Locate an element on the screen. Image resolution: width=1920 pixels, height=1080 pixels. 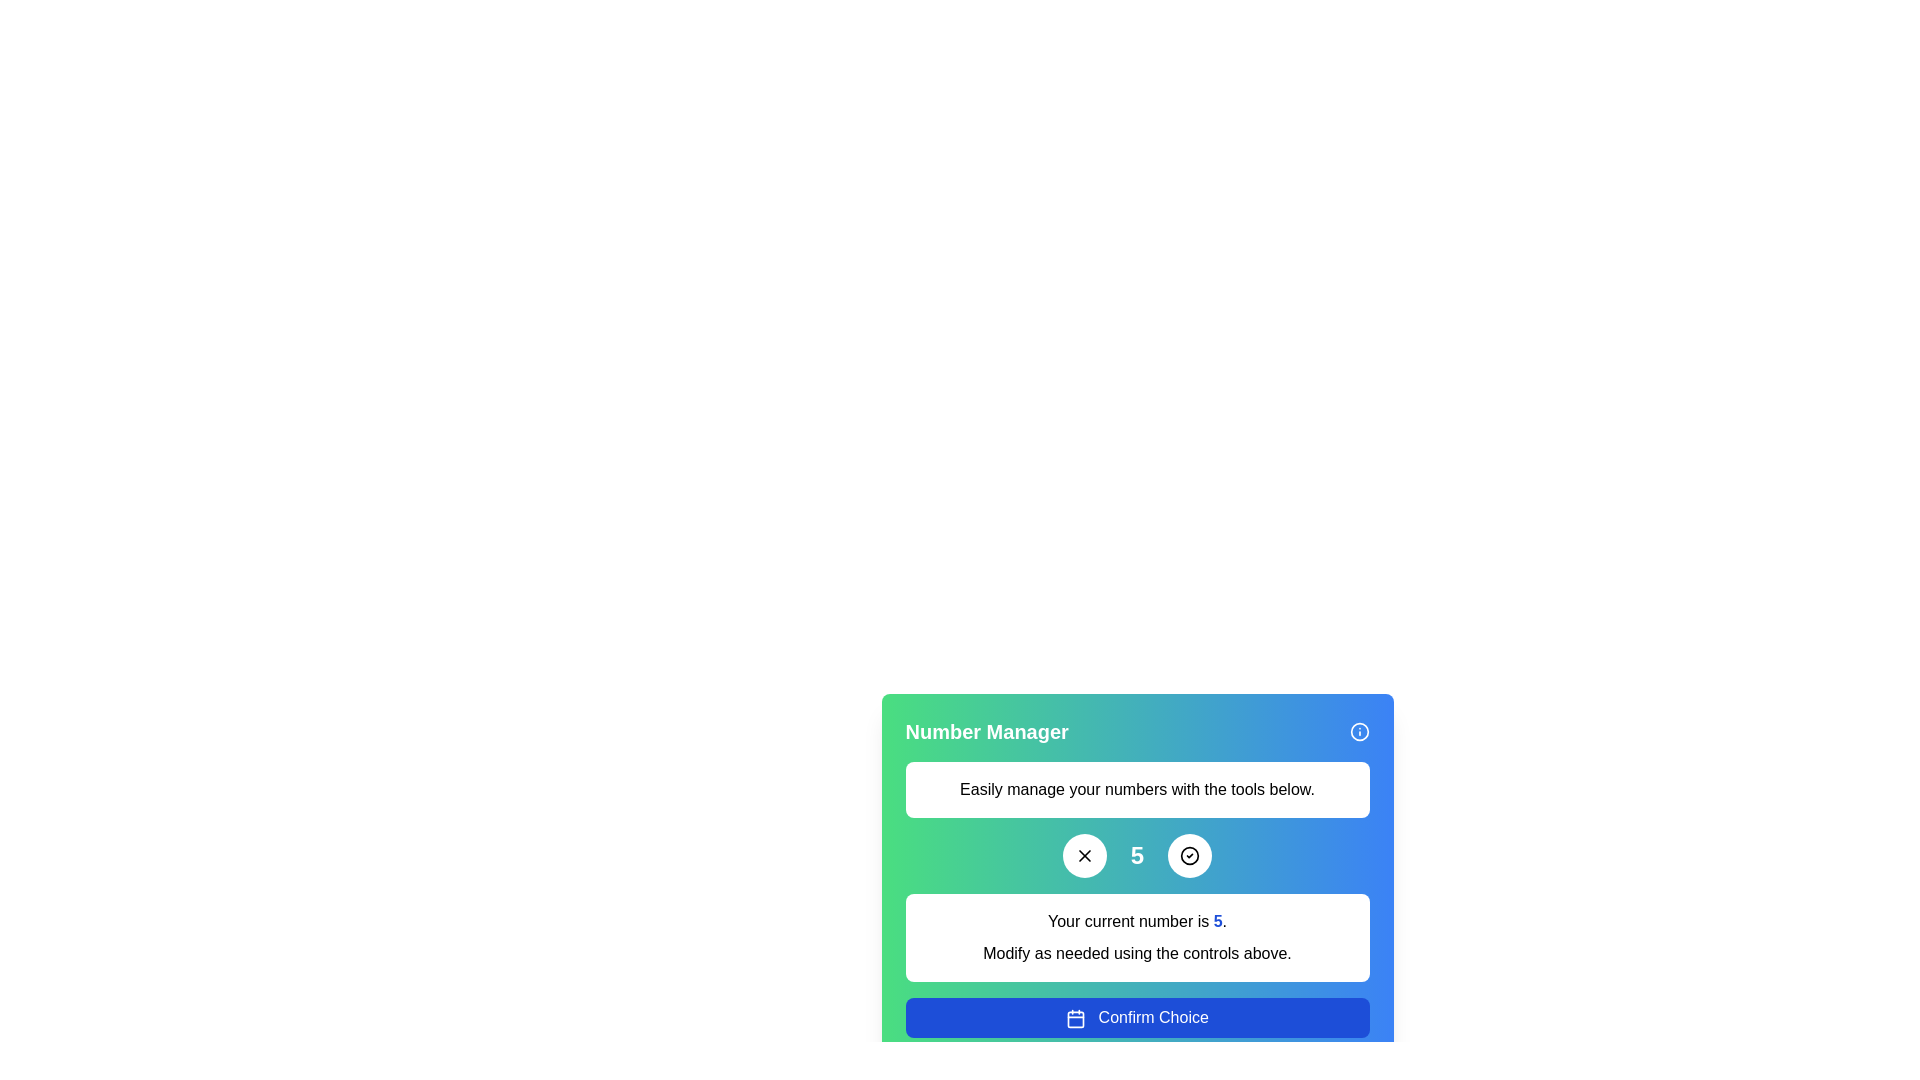
the unfilled circular SVG element located in the top-right corner of the card interface is located at coordinates (1359, 732).